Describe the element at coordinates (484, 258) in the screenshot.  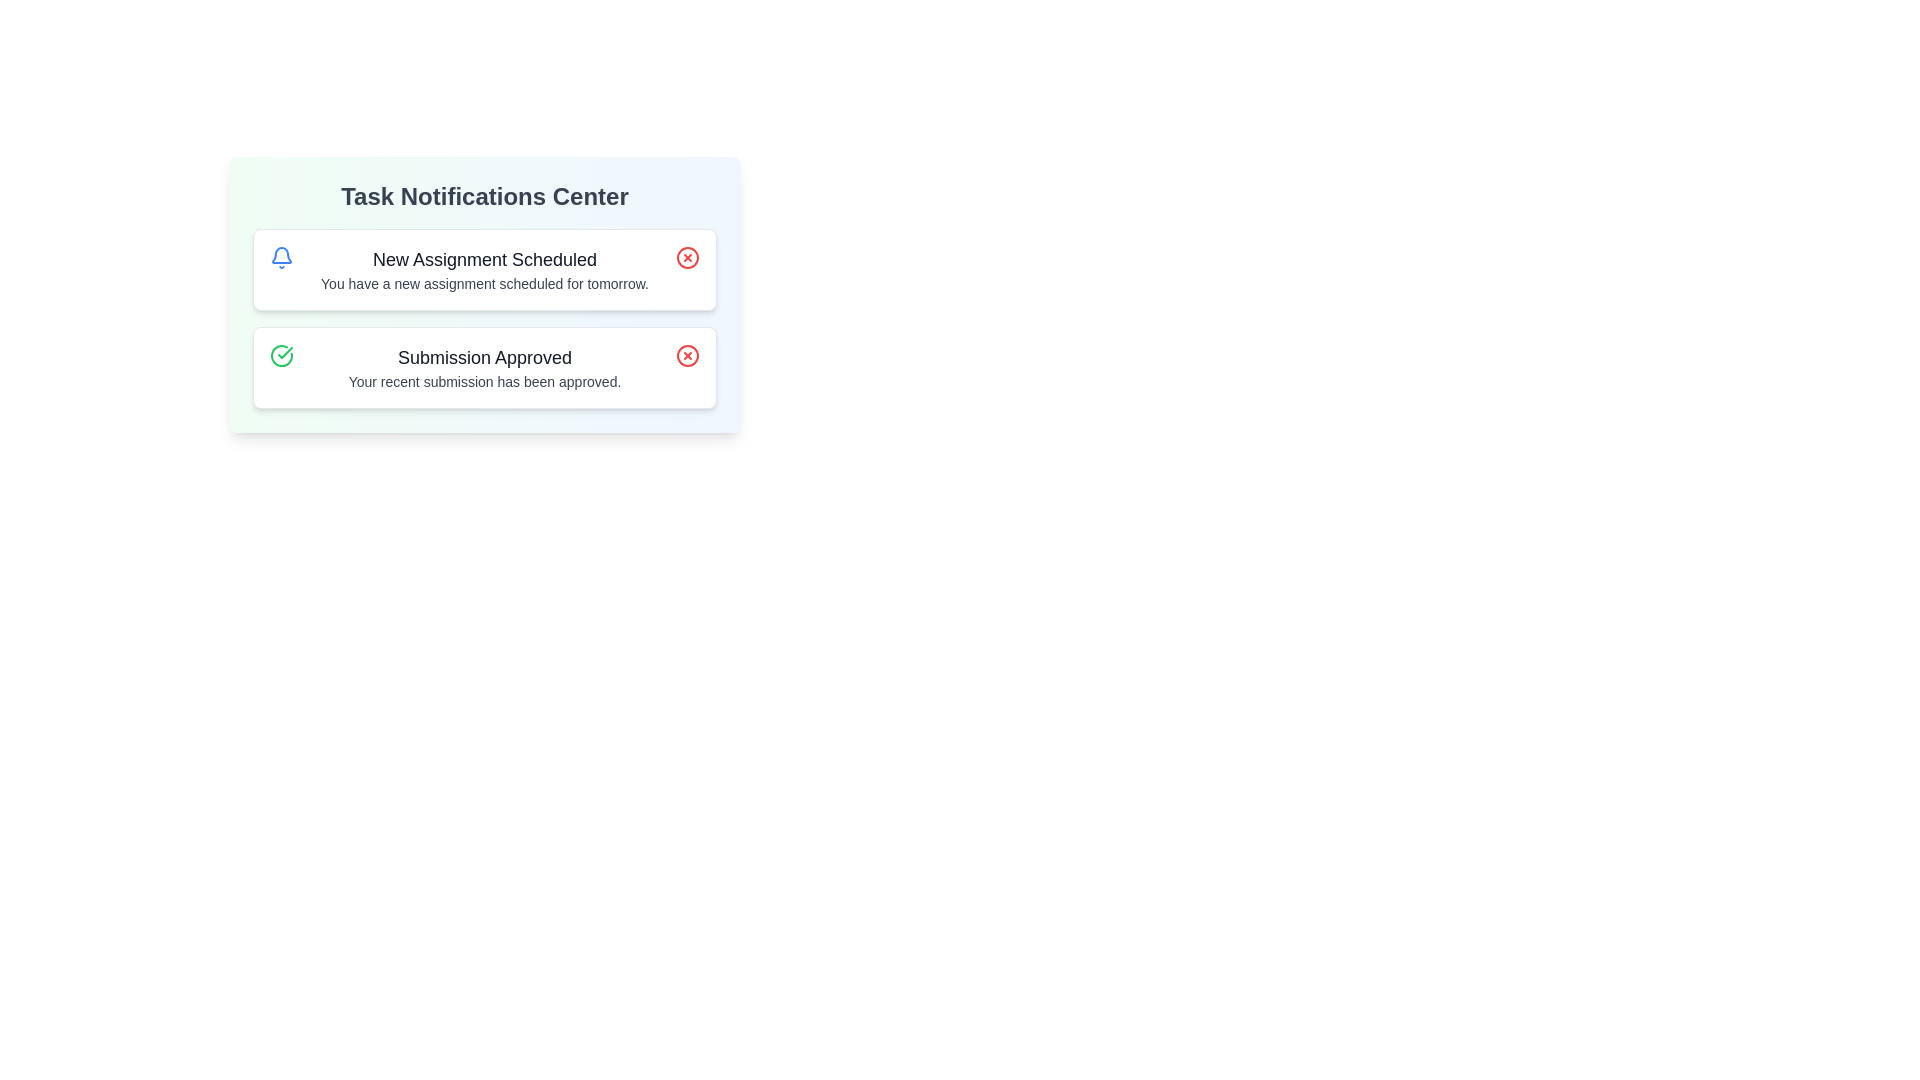
I see `the notification title or description by selecting New Assignment Scheduled` at that location.